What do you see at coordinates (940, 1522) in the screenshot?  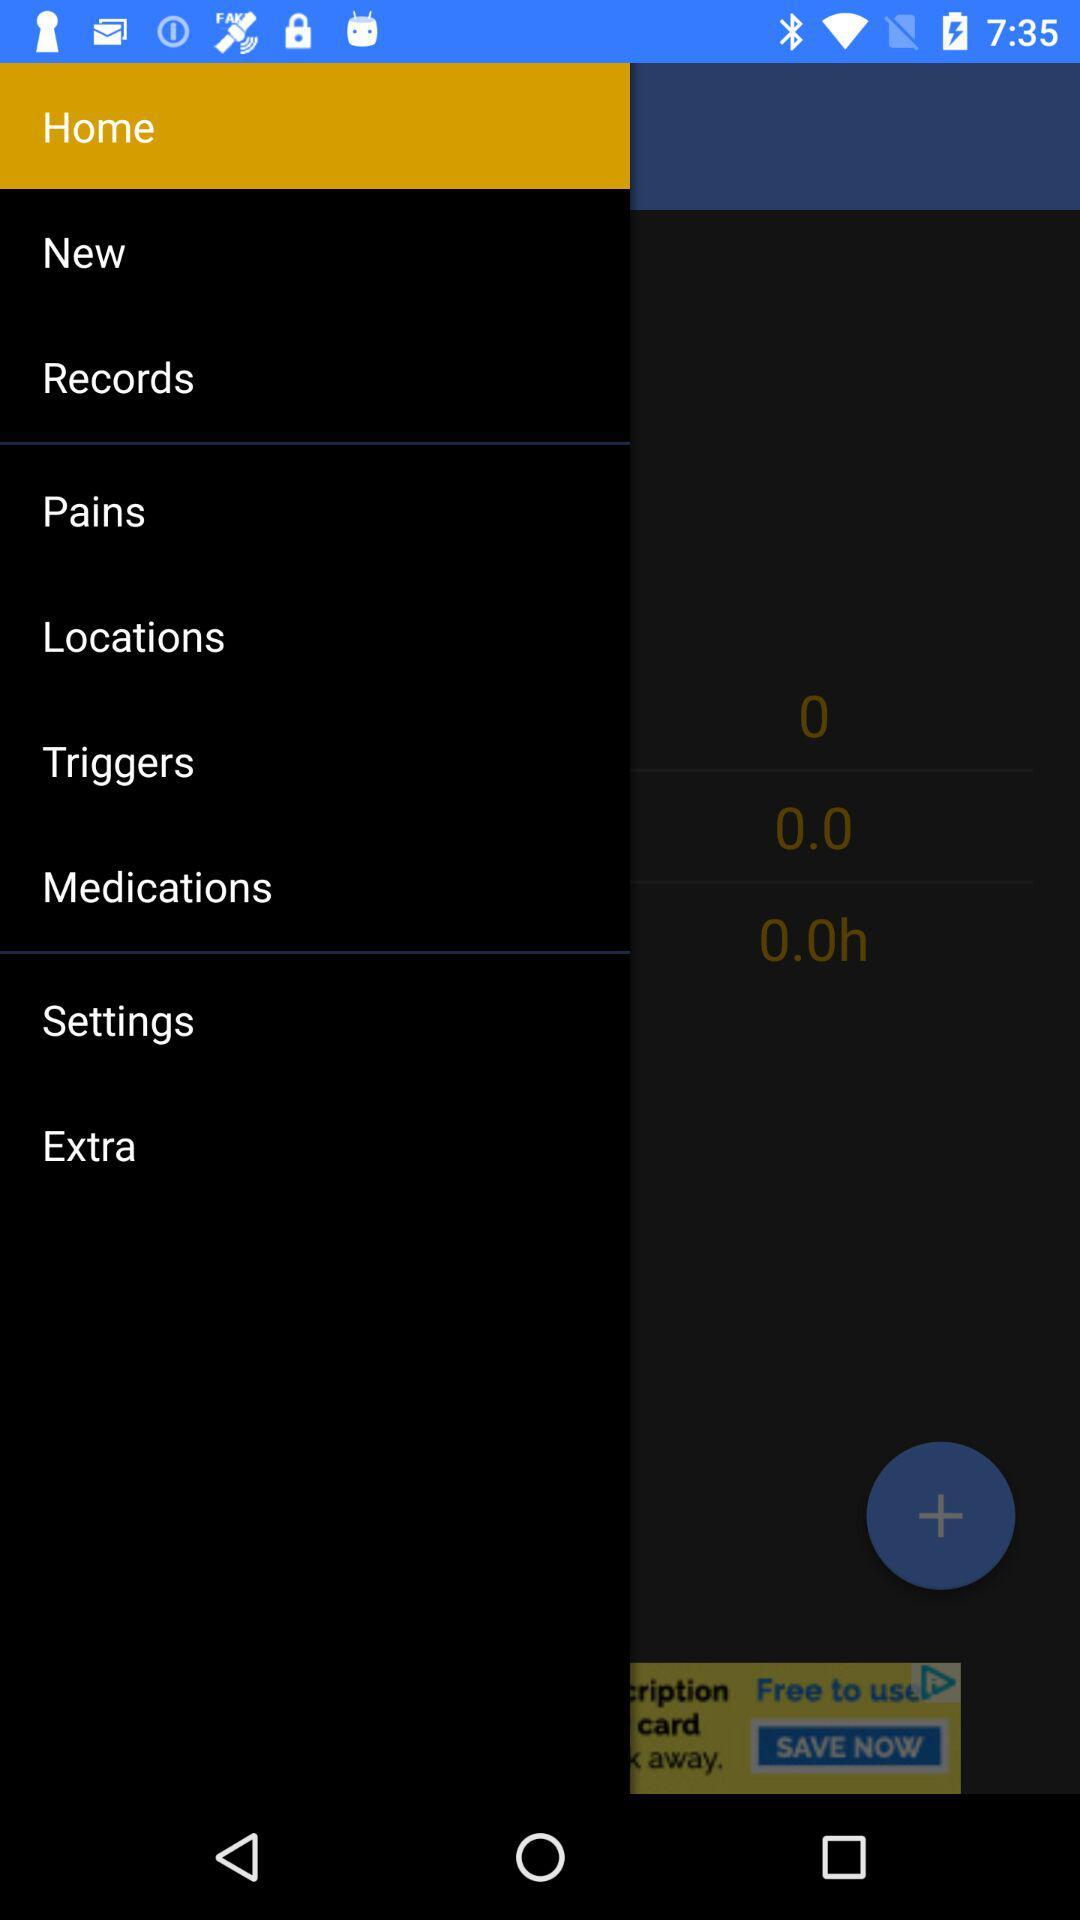 I see `the add icon` at bounding box center [940, 1522].